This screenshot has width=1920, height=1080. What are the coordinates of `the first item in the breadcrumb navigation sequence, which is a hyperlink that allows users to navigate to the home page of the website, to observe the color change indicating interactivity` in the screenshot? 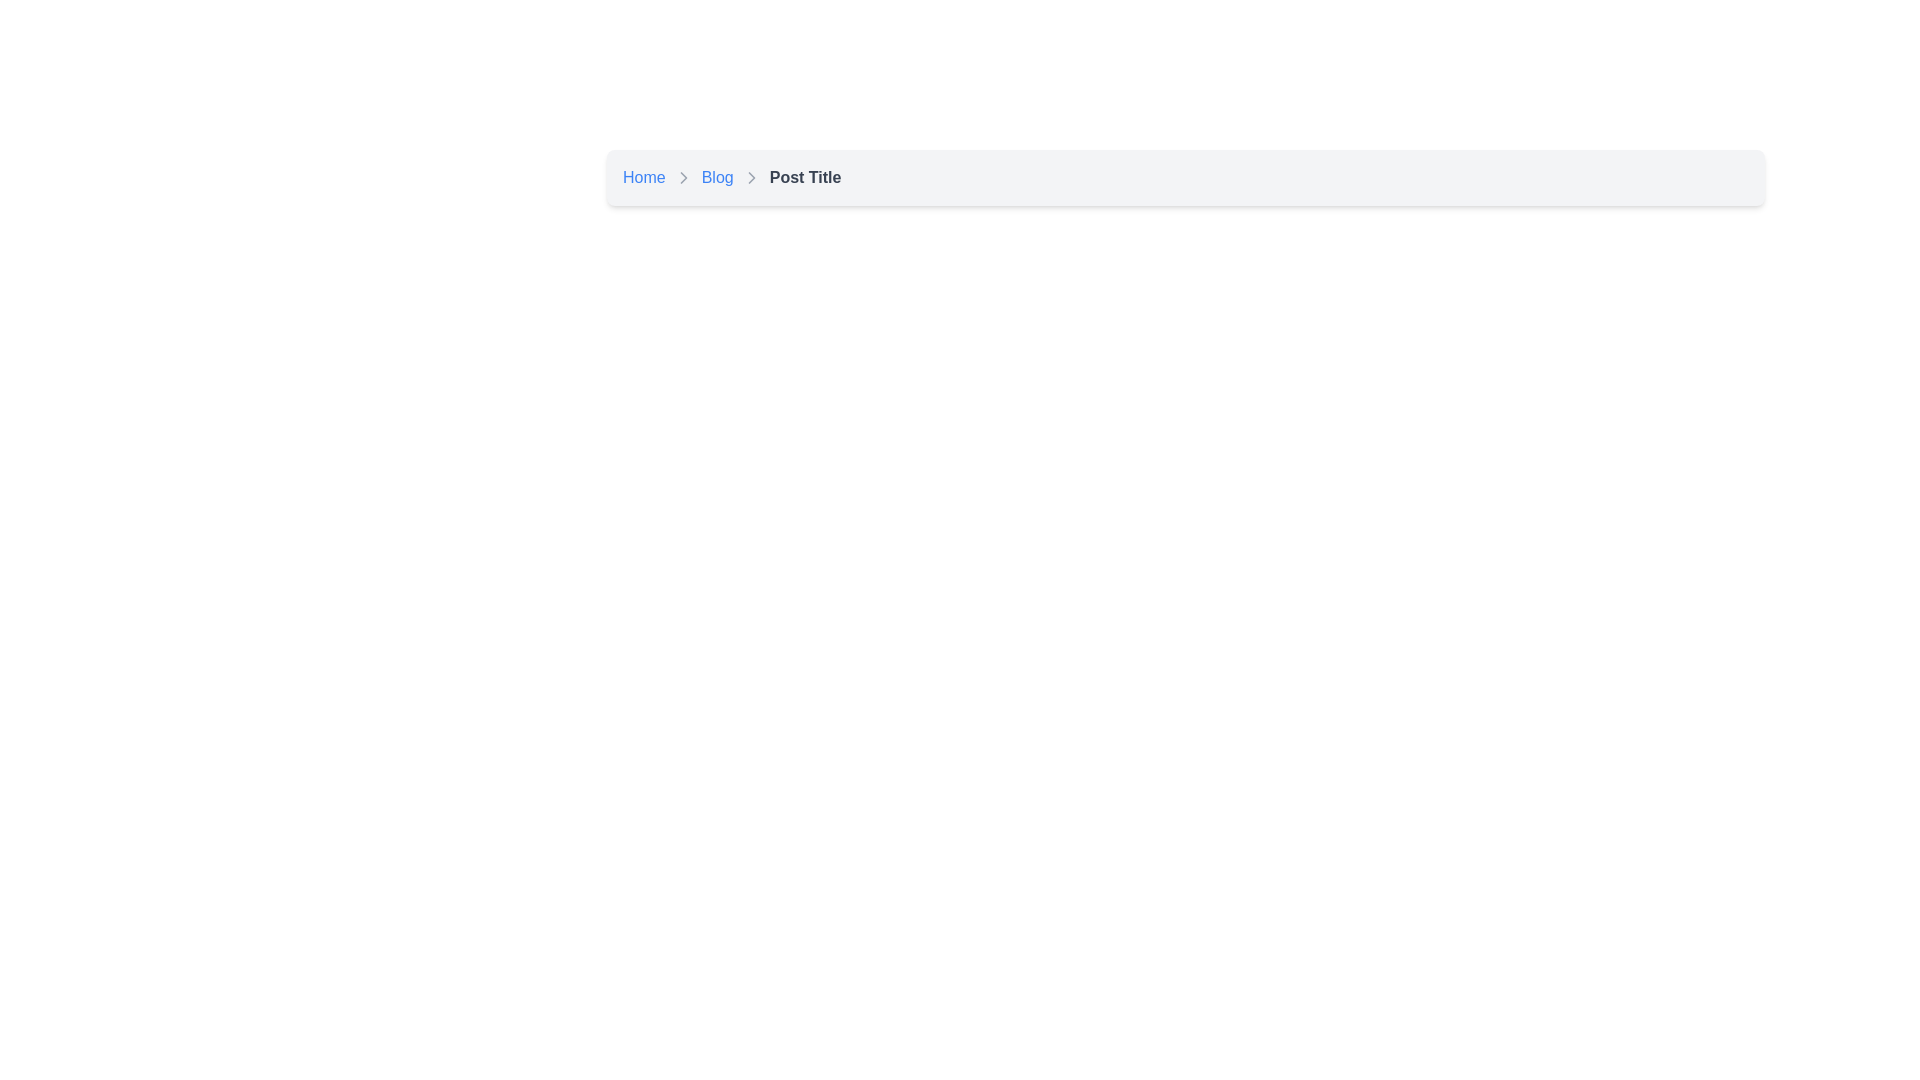 It's located at (644, 176).